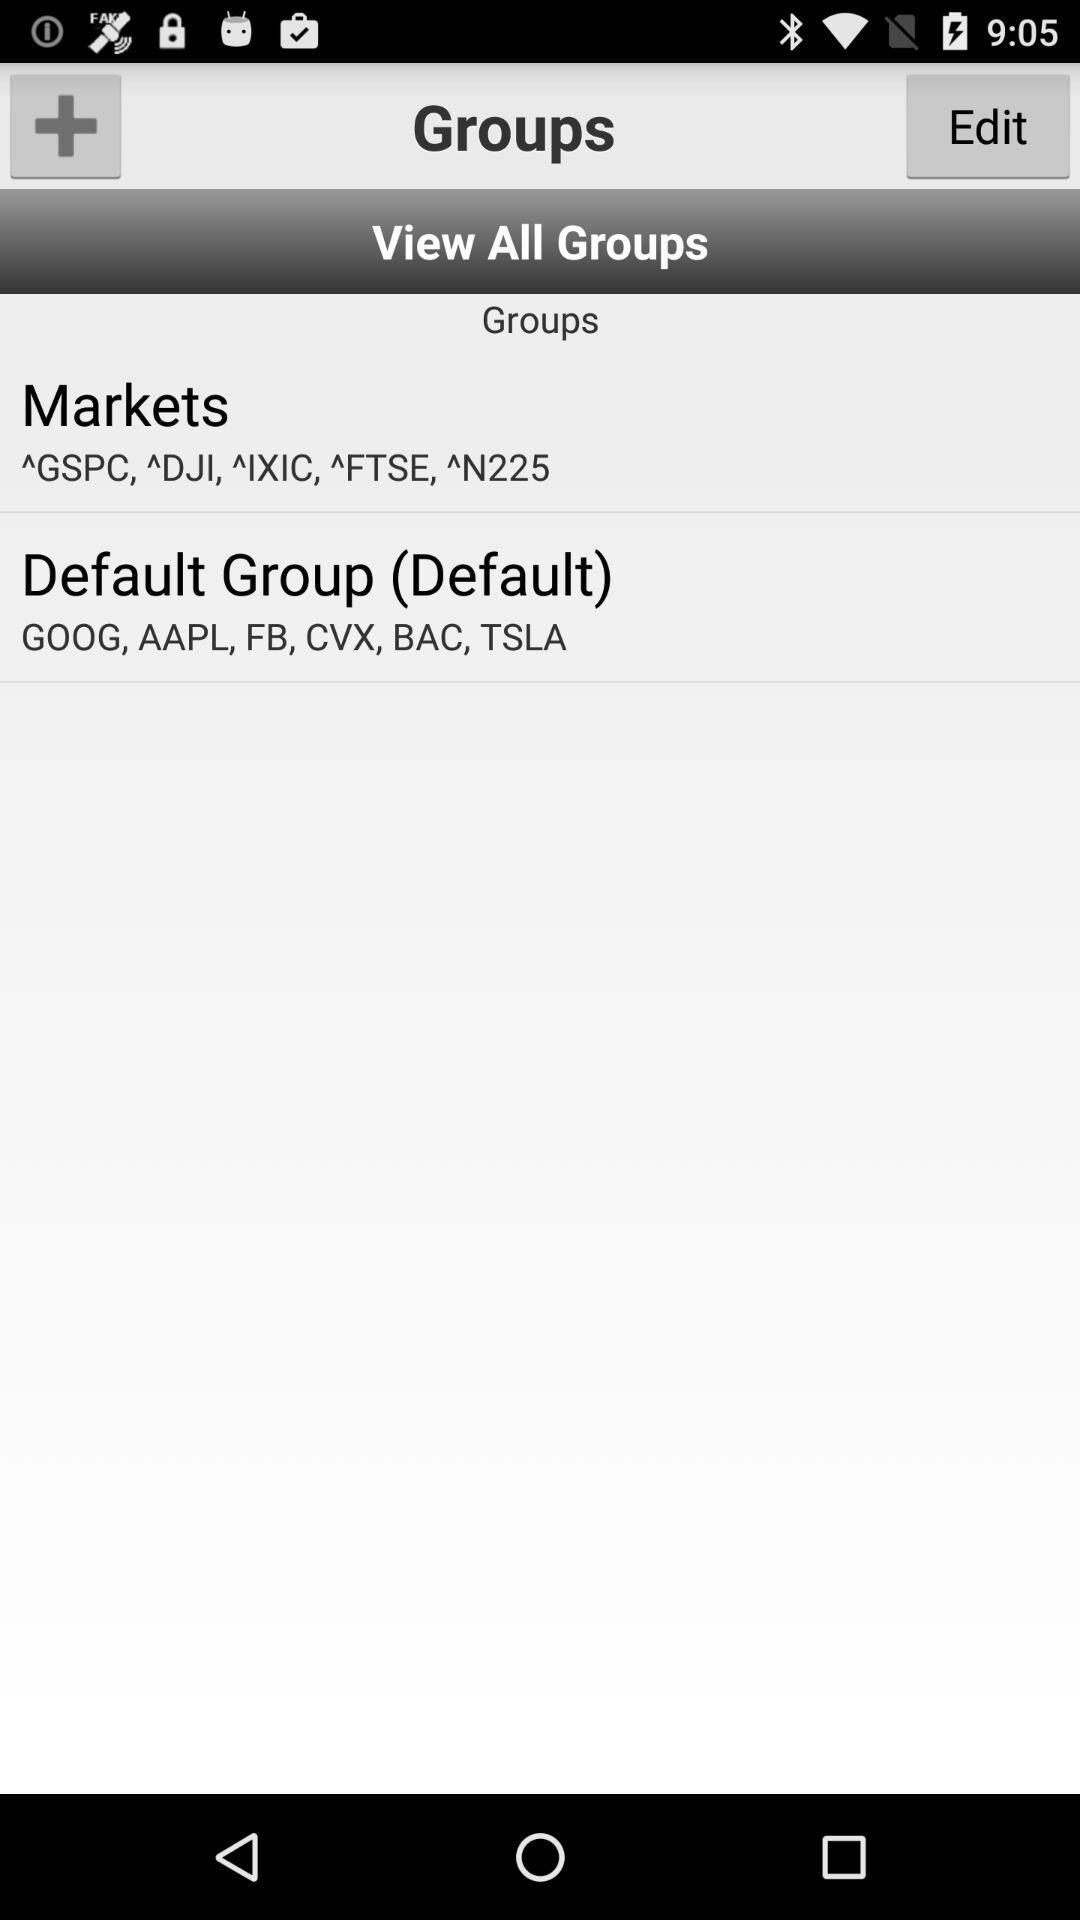  What do you see at coordinates (64, 124) in the screenshot?
I see `group` at bounding box center [64, 124].